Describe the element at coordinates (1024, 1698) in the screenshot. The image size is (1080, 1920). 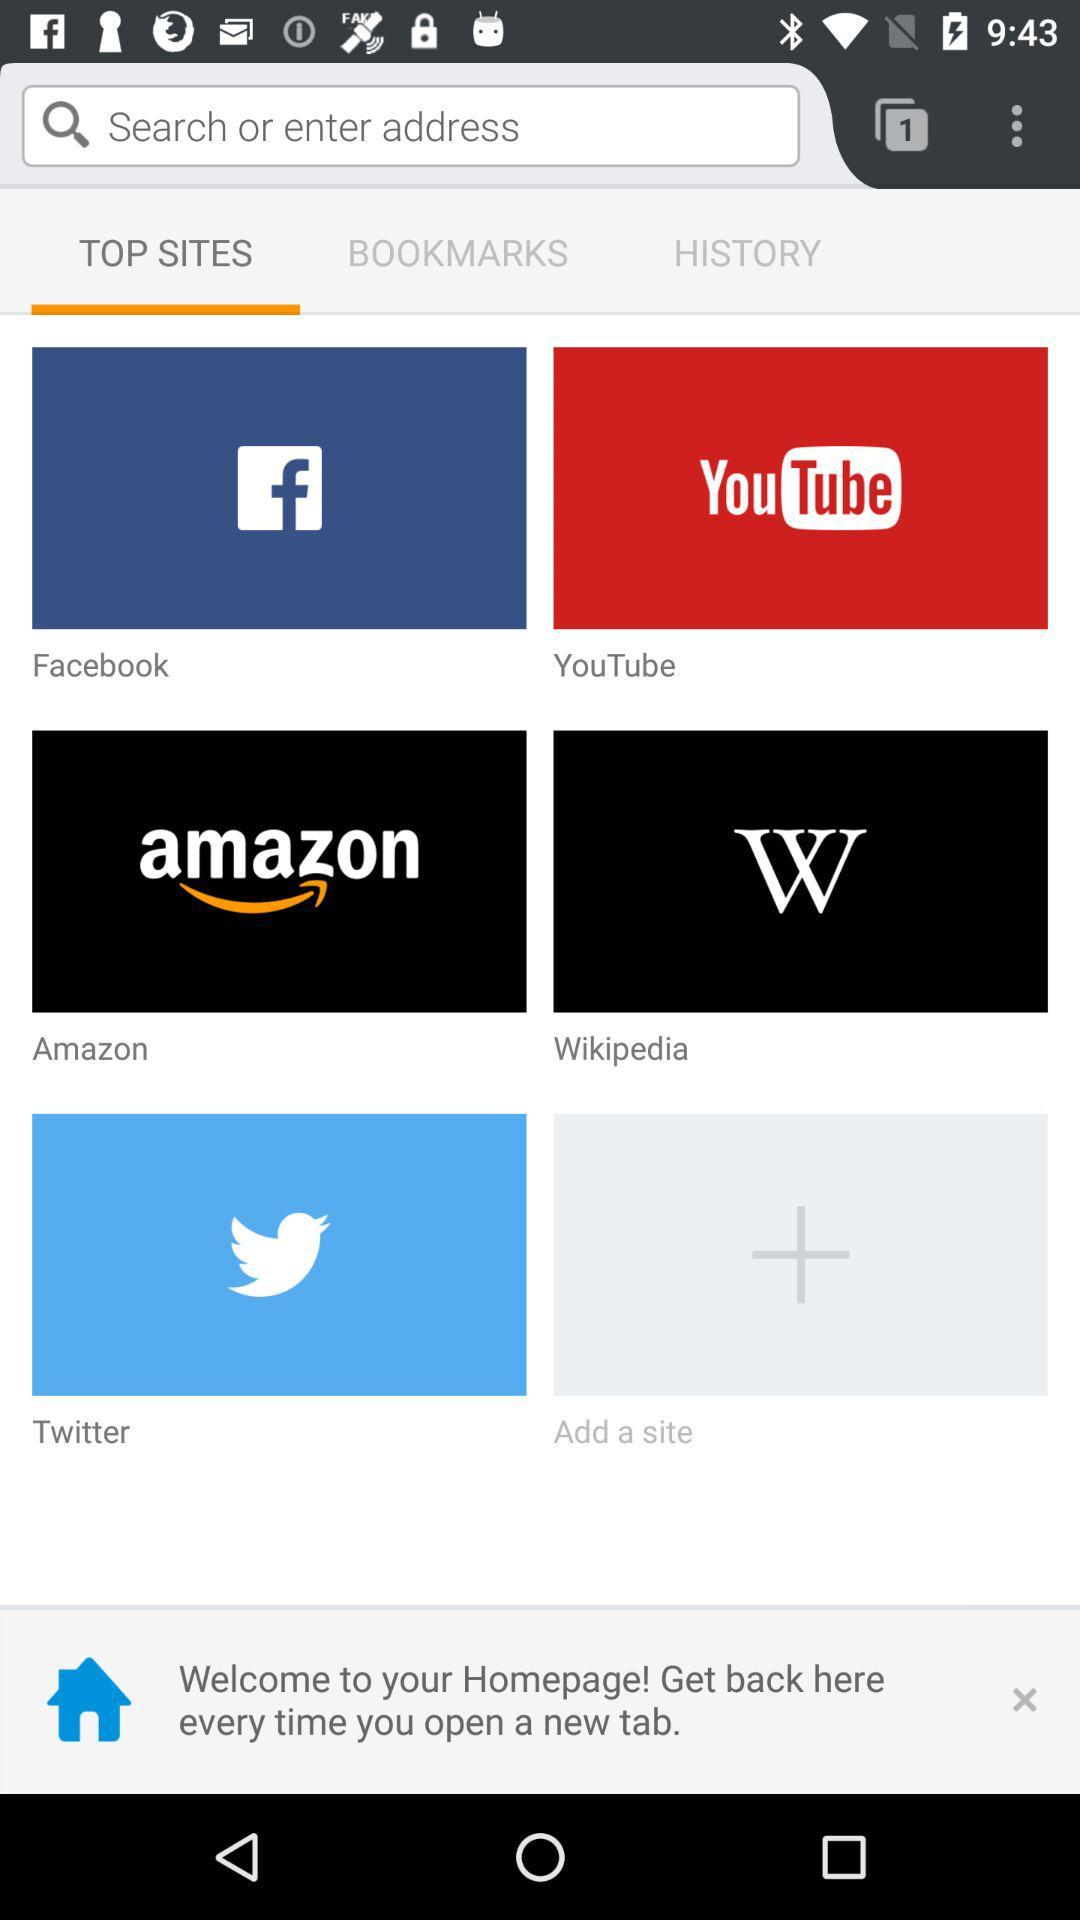
I see `the close icon` at that location.